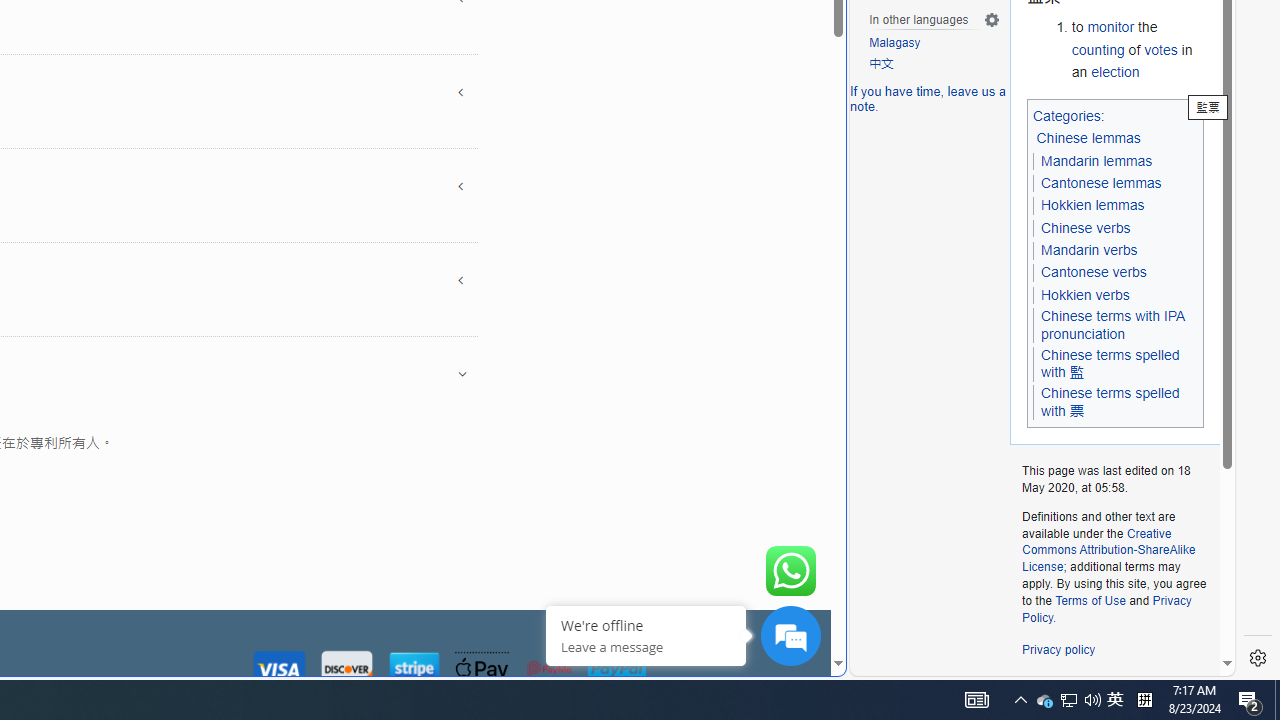  I want to click on 'Terms of Use', so click(1089, 599).